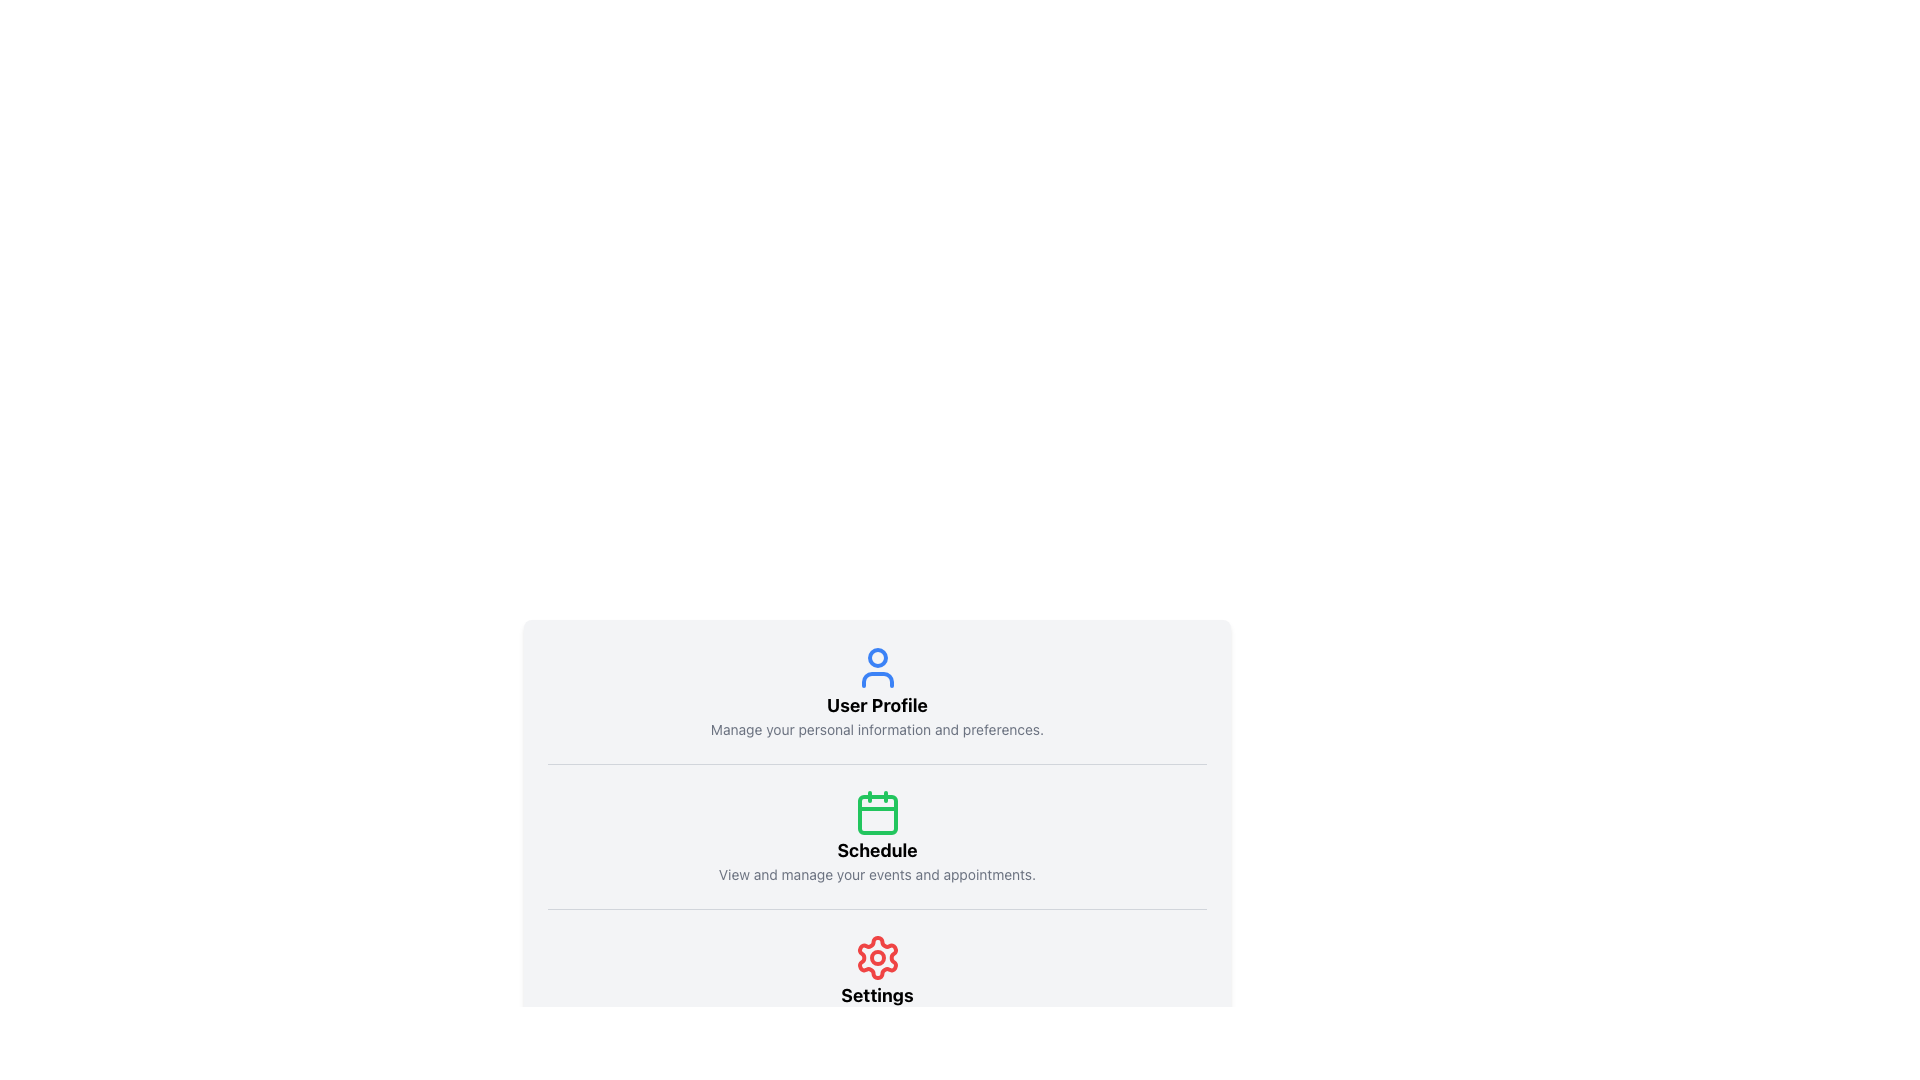  I want to click on the settings icon located in the third section of the layout, so click(877, 956).